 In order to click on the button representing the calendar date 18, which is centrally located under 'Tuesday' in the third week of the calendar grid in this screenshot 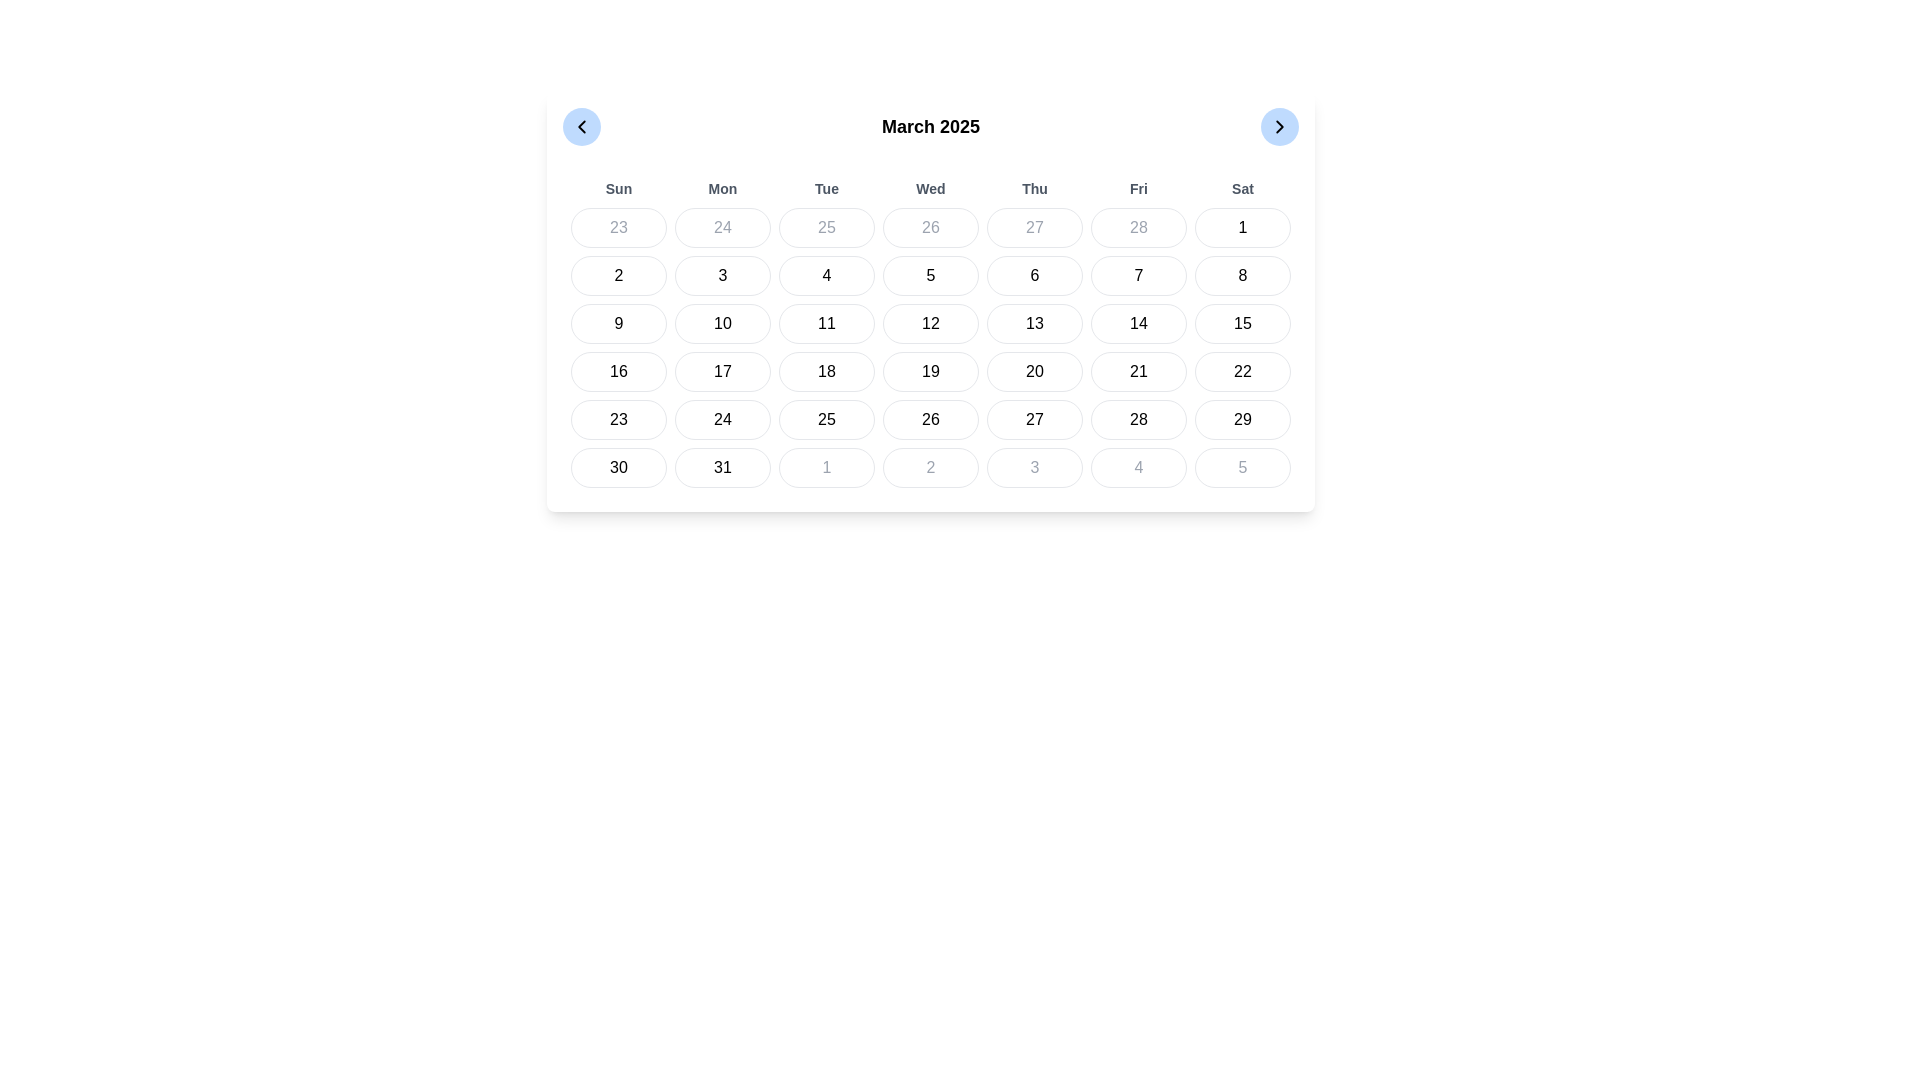, I will do `click(826, 371)`.